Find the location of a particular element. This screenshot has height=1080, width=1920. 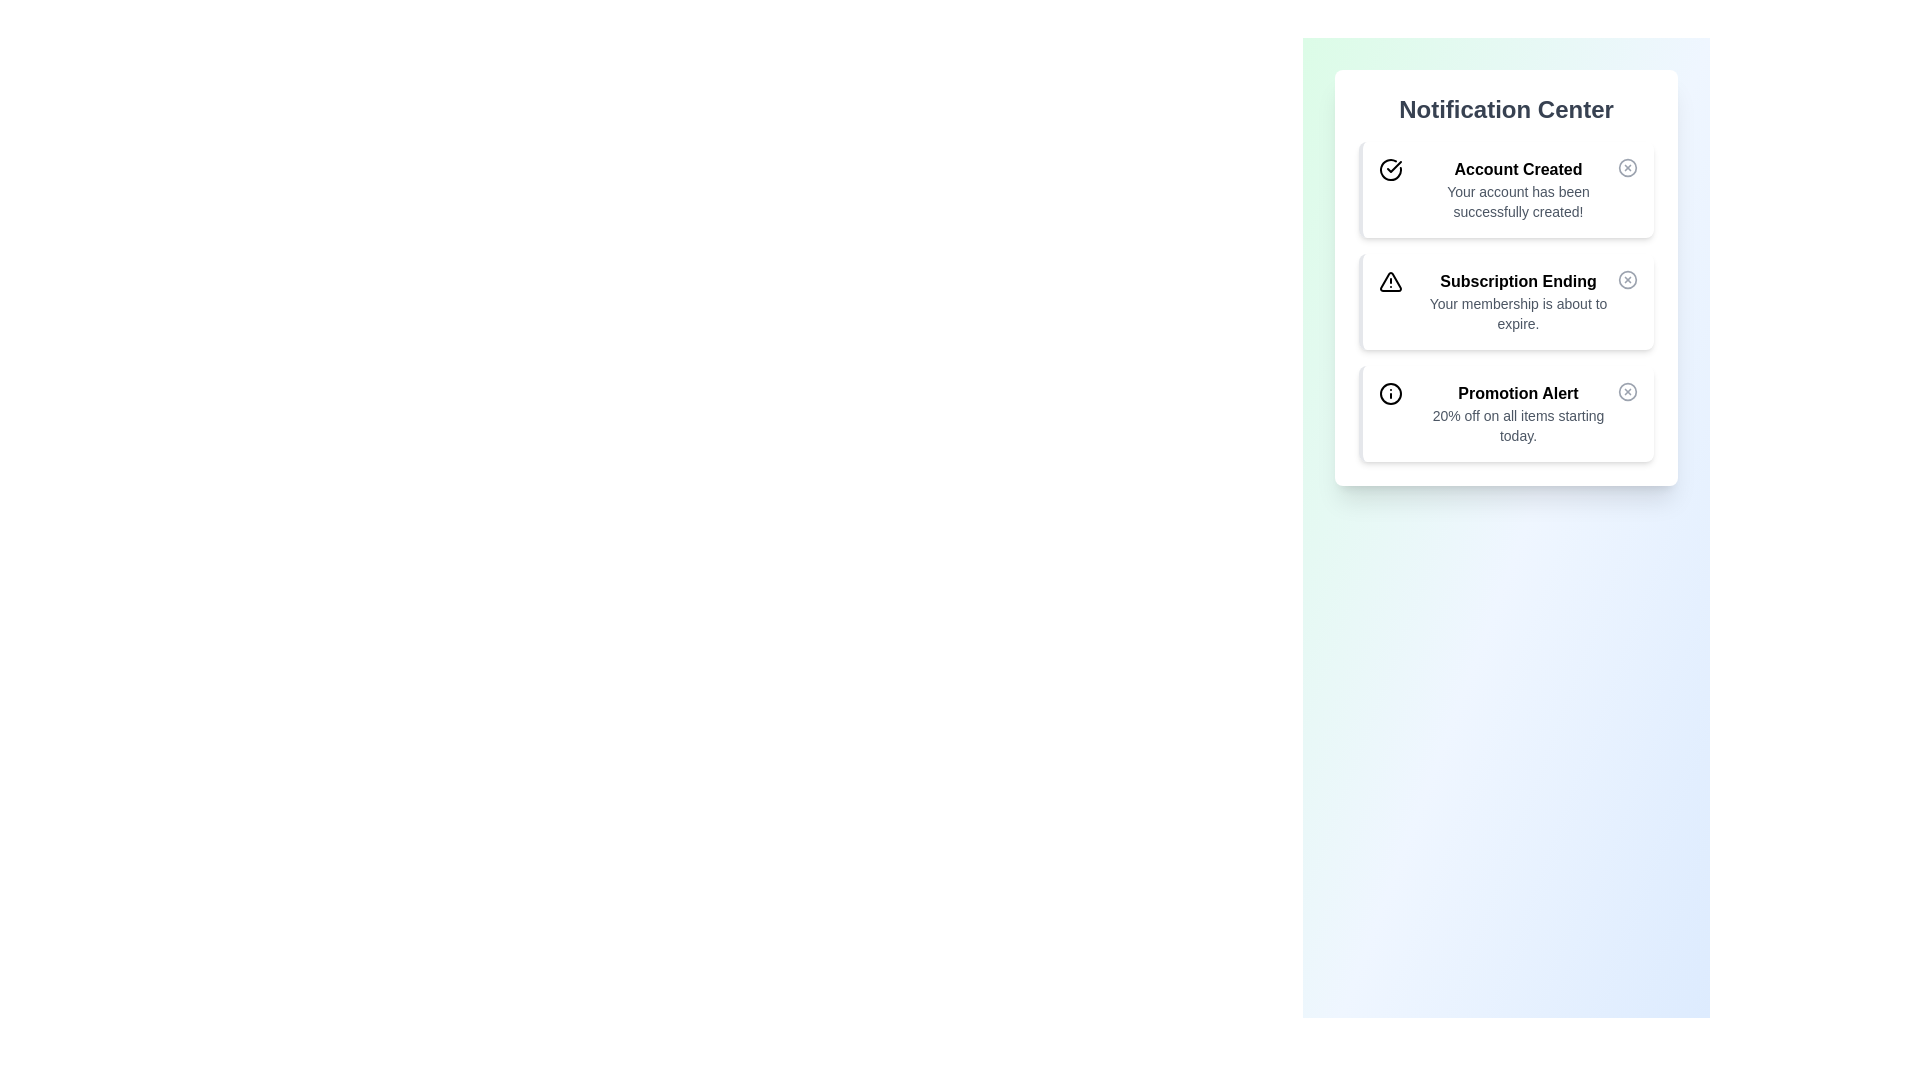

the decorative part of the close icon for the 'Promotion Alert' notification located in the top-right corner is located at coordinates (1627, 392).